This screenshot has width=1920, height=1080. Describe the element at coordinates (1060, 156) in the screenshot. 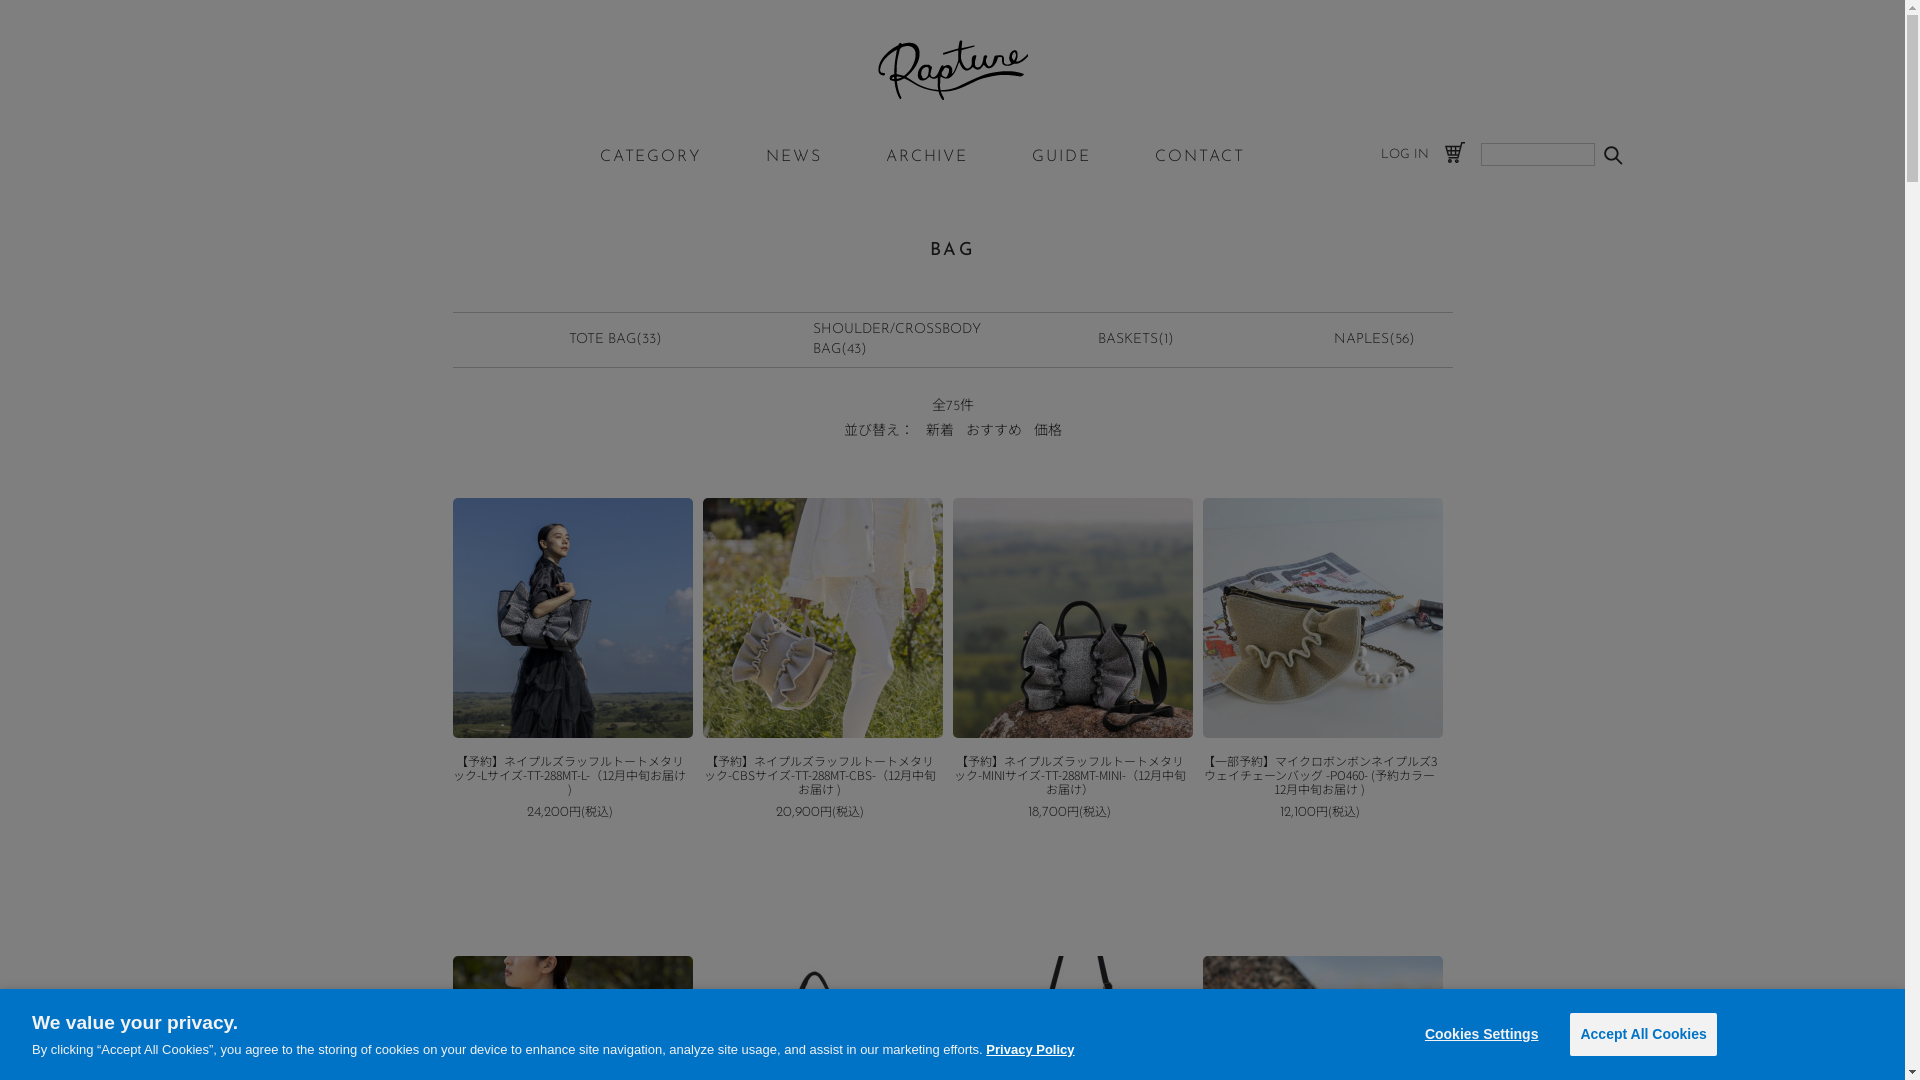

I see `'GUIDE'` at that location.